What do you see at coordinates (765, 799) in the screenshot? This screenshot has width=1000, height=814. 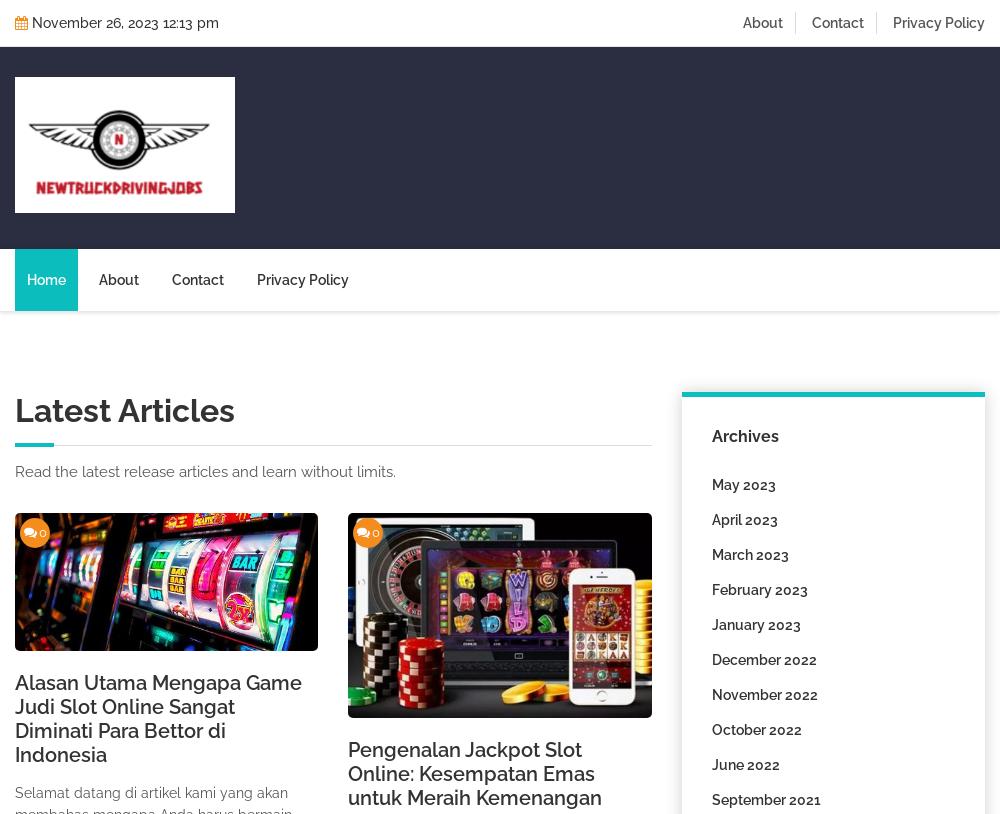 I see `'September 2021'` at bounding box center [765, 799].